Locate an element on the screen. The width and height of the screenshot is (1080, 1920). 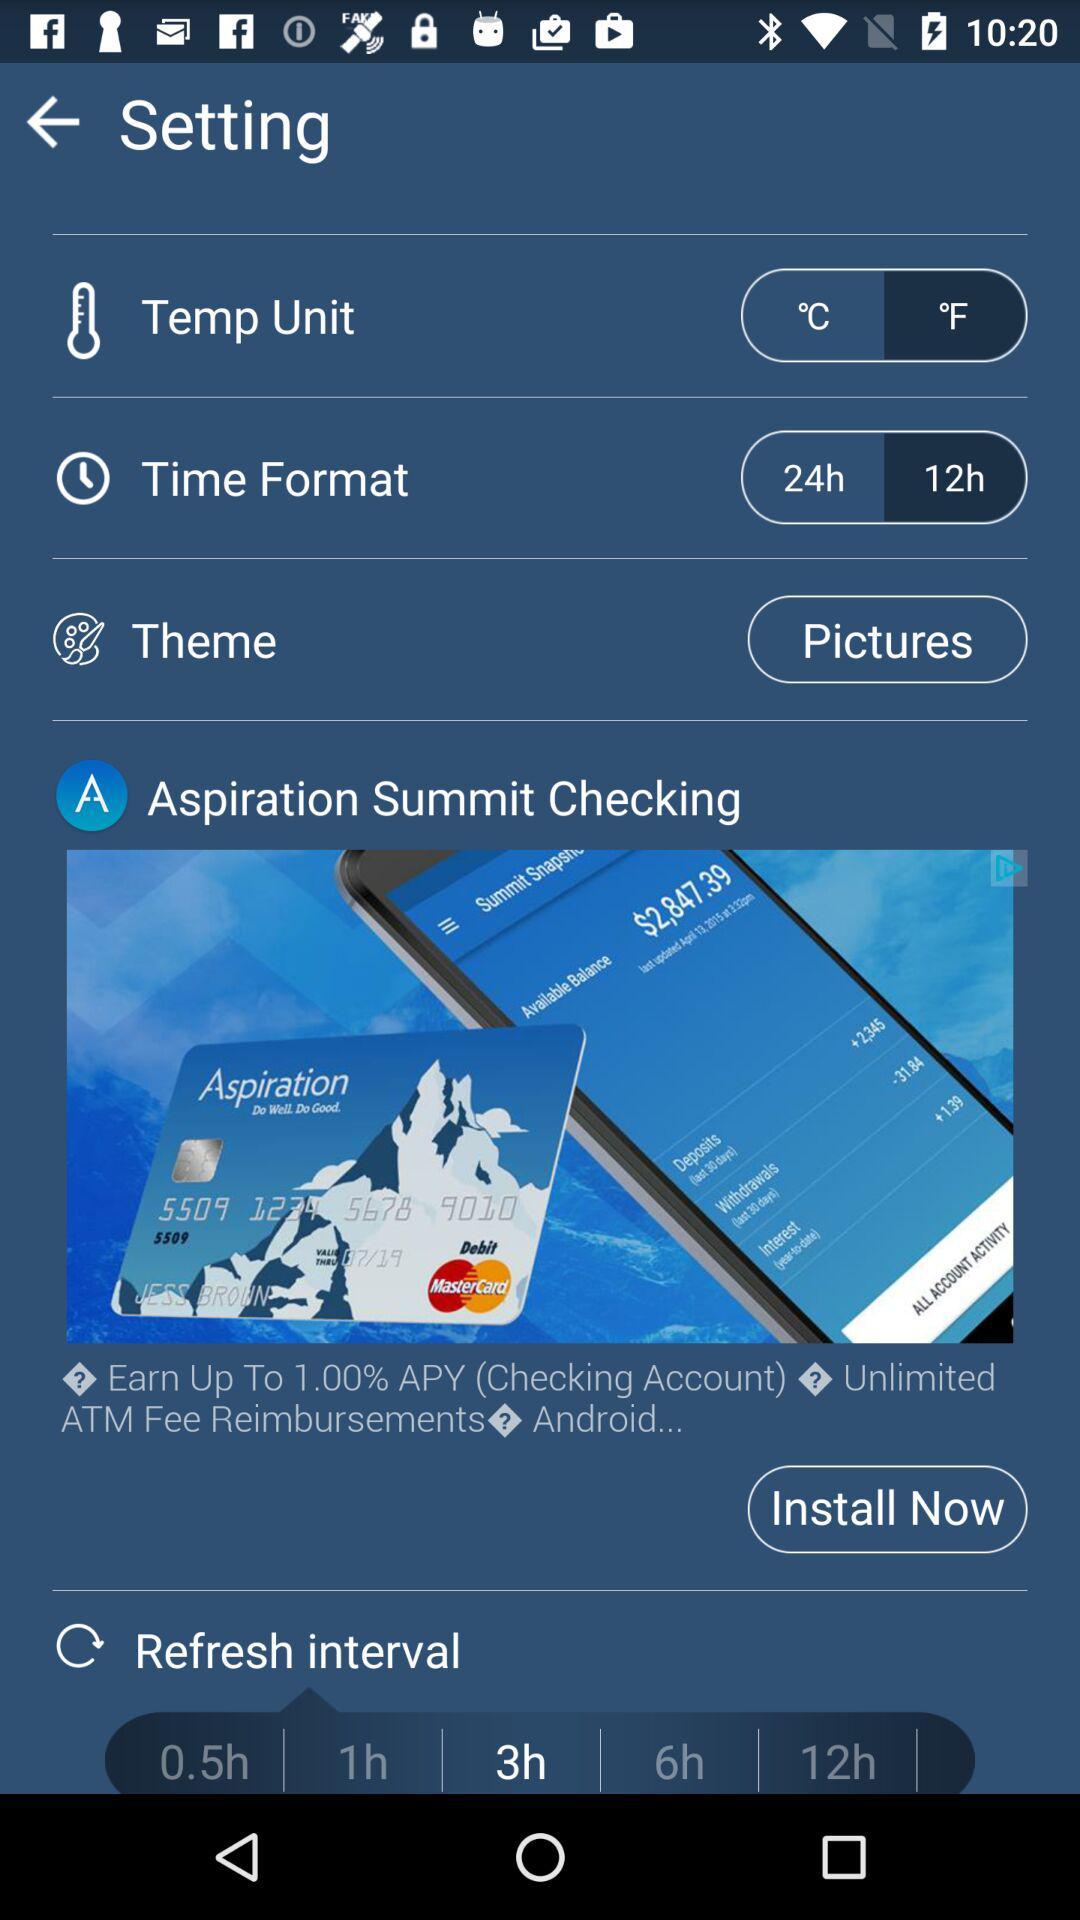
the blue colored icon shown above the image is located at coordinates (92, 795).